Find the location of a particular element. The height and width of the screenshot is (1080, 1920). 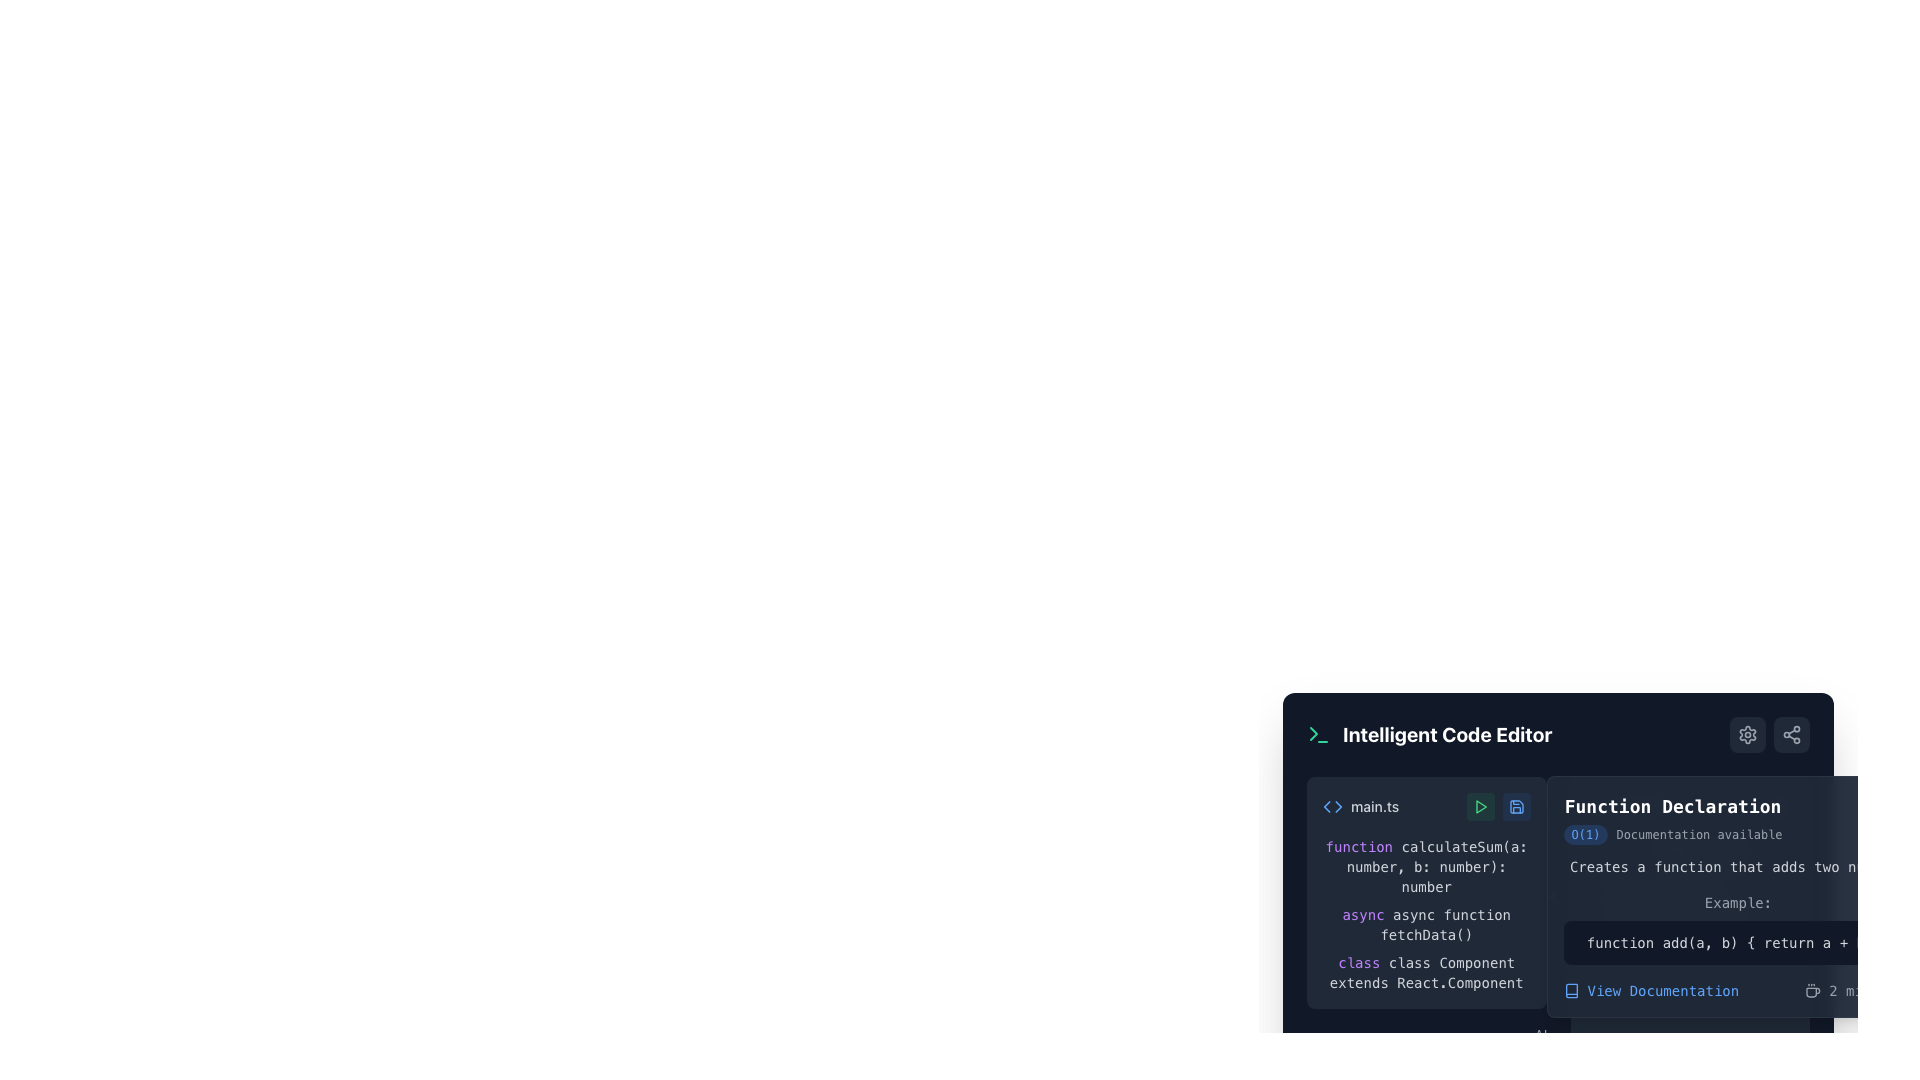

the static text element located at the bottom-right section of the interface, which serves as a label for the associated component, adjacent to a green icon is located at coordinates (1637, 805).